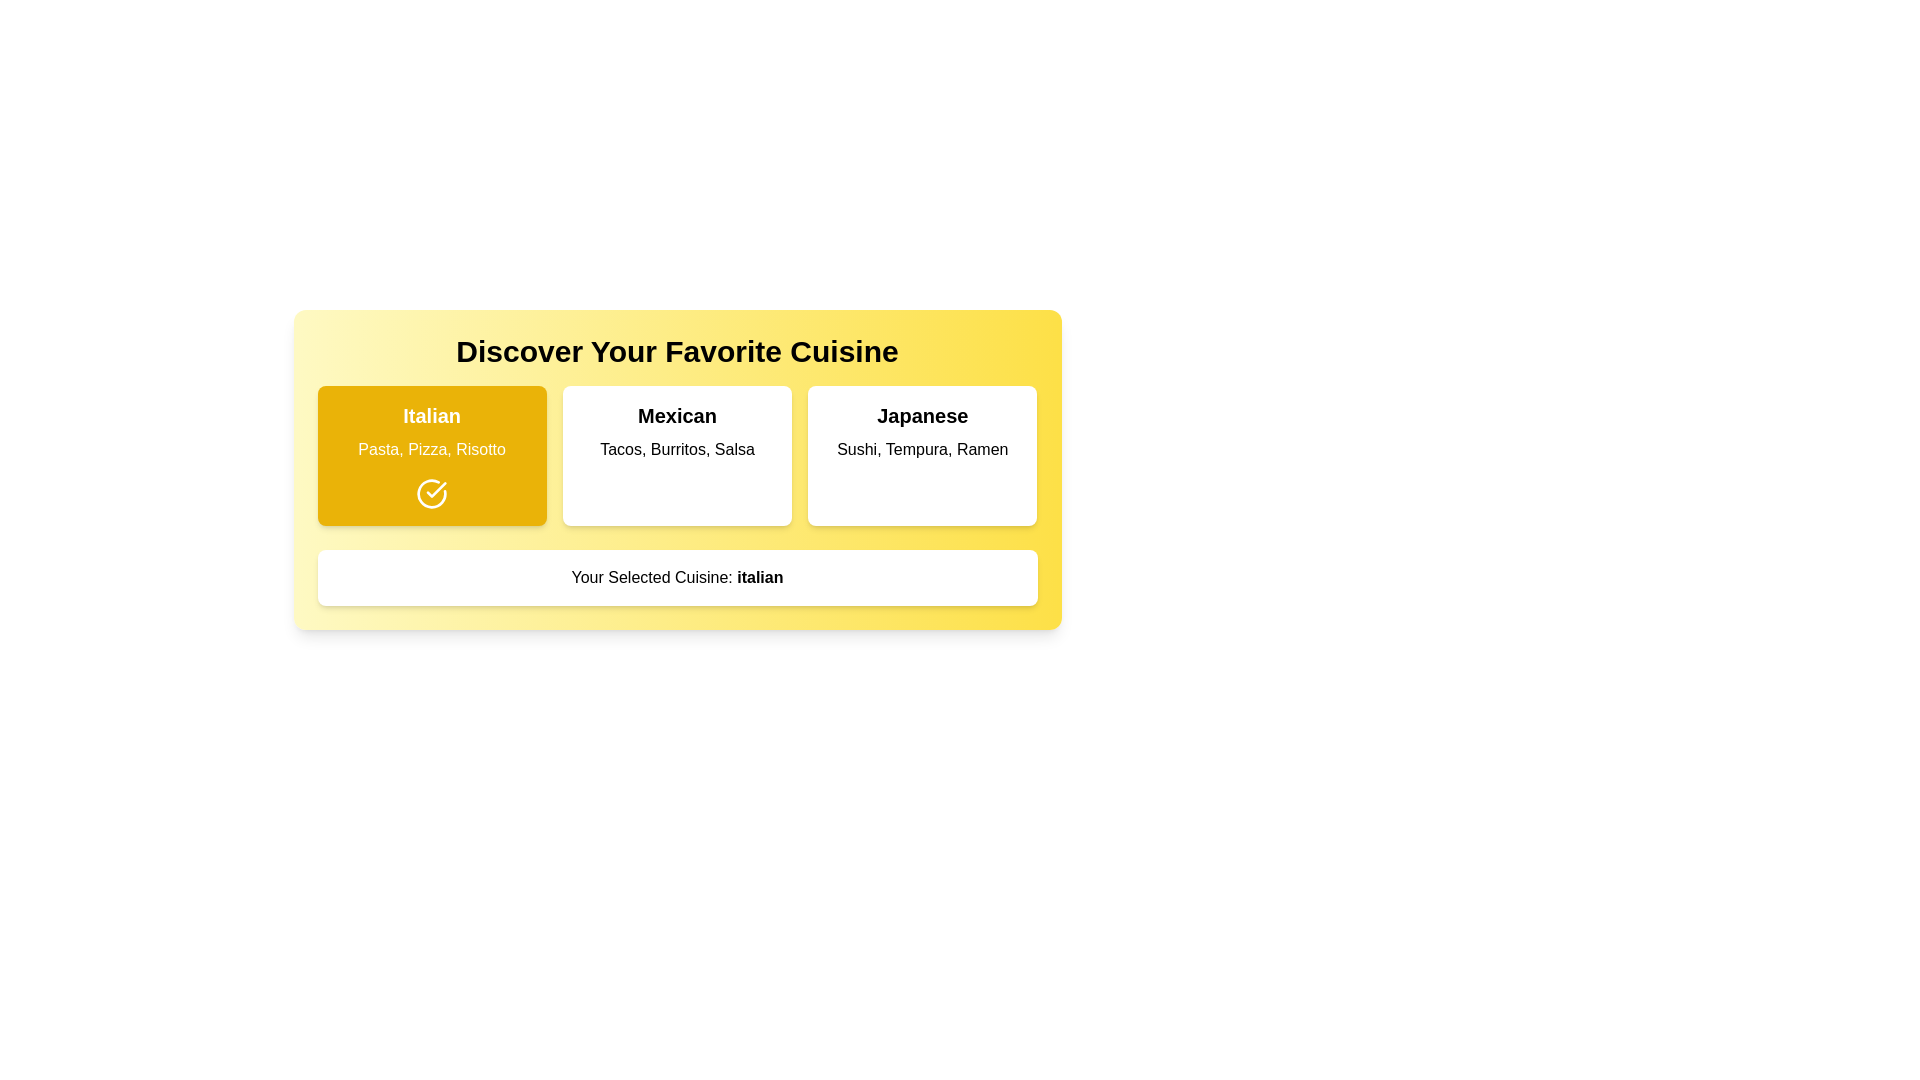 The width and height of the screenshot is (1920, 1080). I want to click on the text label displaying 'Sushi, Tempura, Ramen', which is located within the 'Japanese' cuisine option group, beneath the header text 'Japanese', so click(921, 450).